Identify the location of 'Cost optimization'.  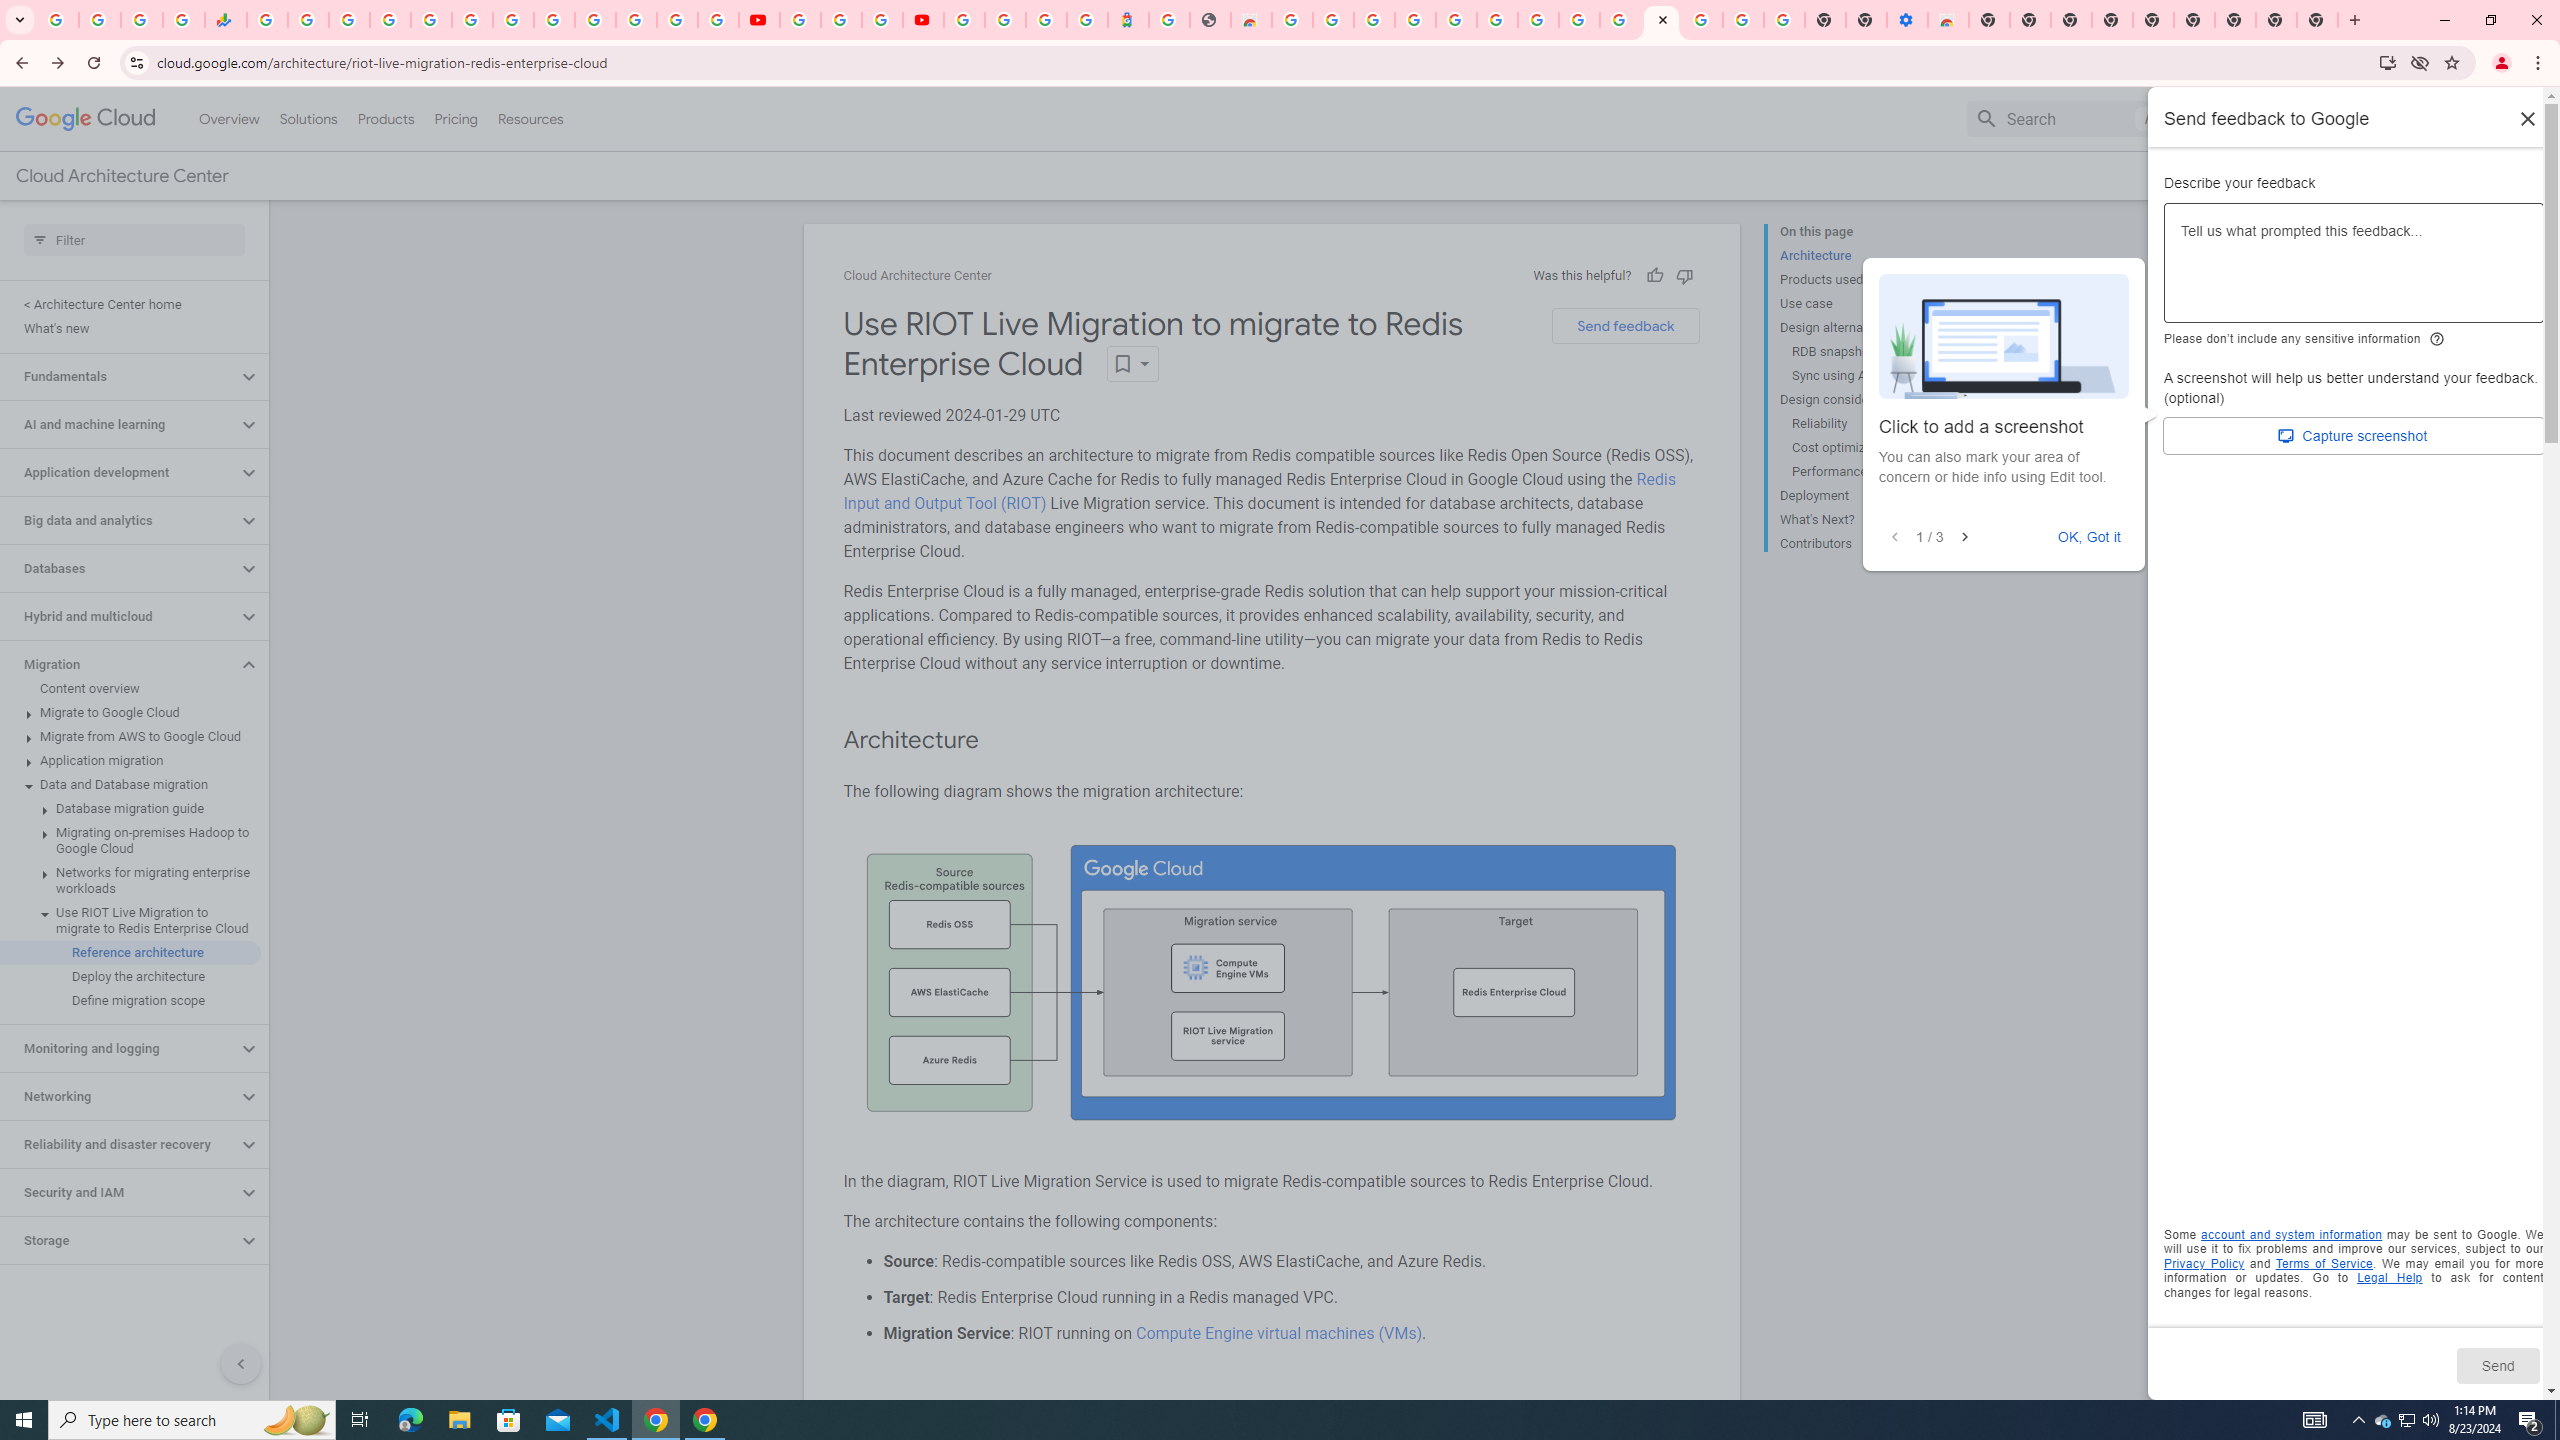
(1867, 447).